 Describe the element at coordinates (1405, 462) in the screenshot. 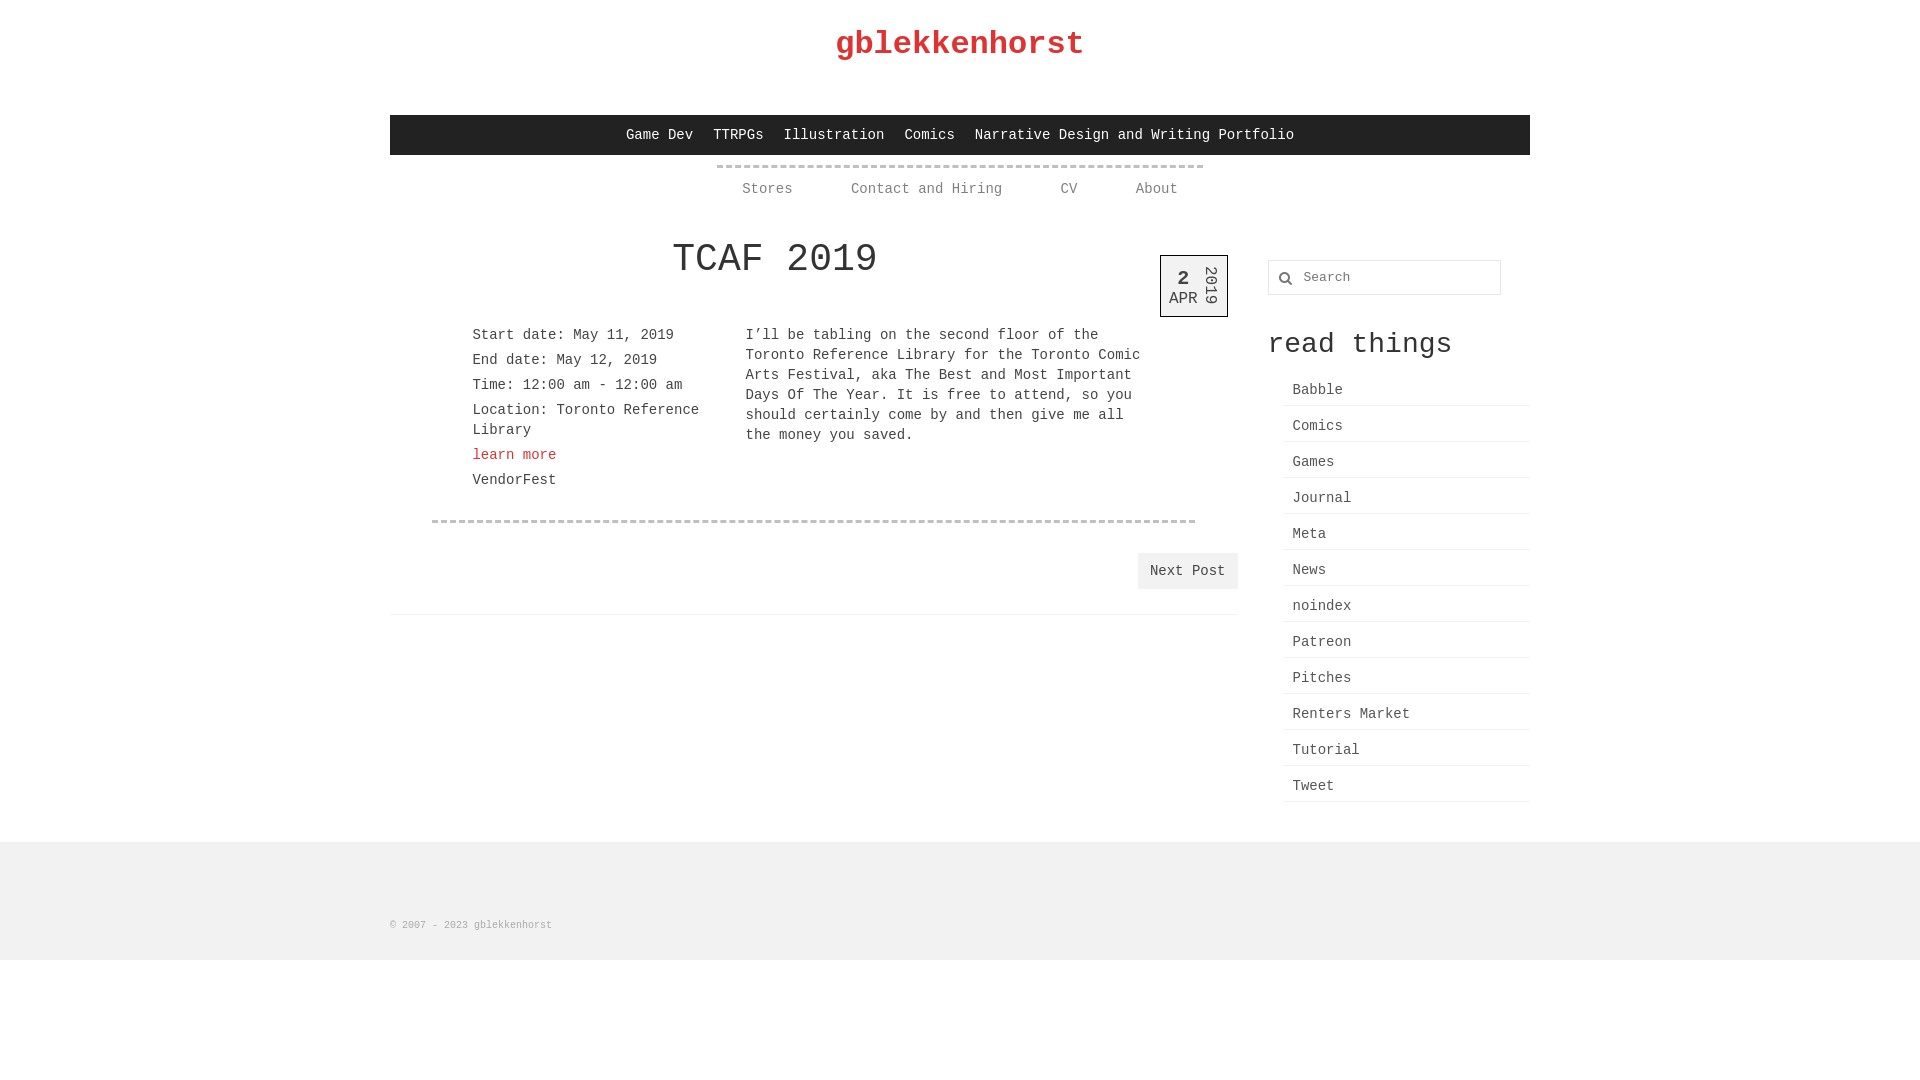

I see `'Games'` at that location.